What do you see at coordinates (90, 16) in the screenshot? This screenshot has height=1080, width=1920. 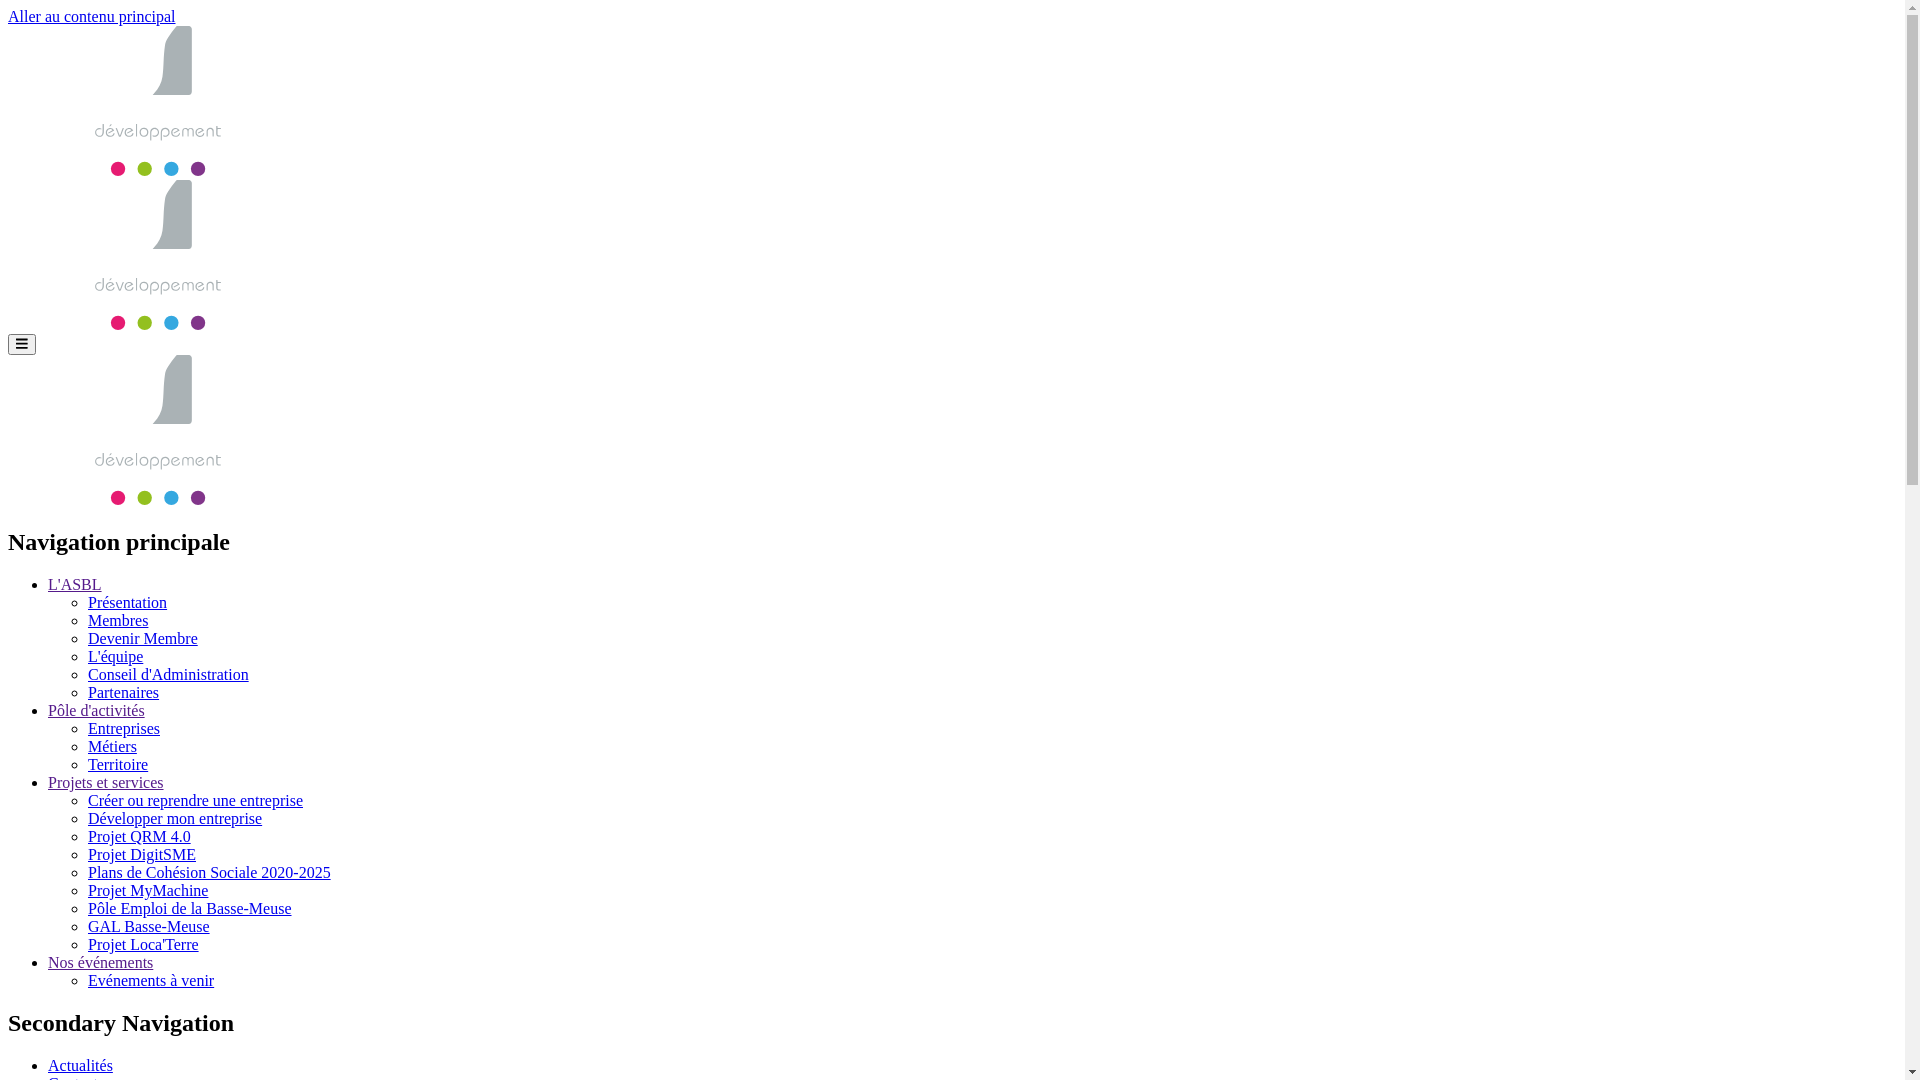 I see `'Aller au contenu principal'` at bounding box center [90, 16].